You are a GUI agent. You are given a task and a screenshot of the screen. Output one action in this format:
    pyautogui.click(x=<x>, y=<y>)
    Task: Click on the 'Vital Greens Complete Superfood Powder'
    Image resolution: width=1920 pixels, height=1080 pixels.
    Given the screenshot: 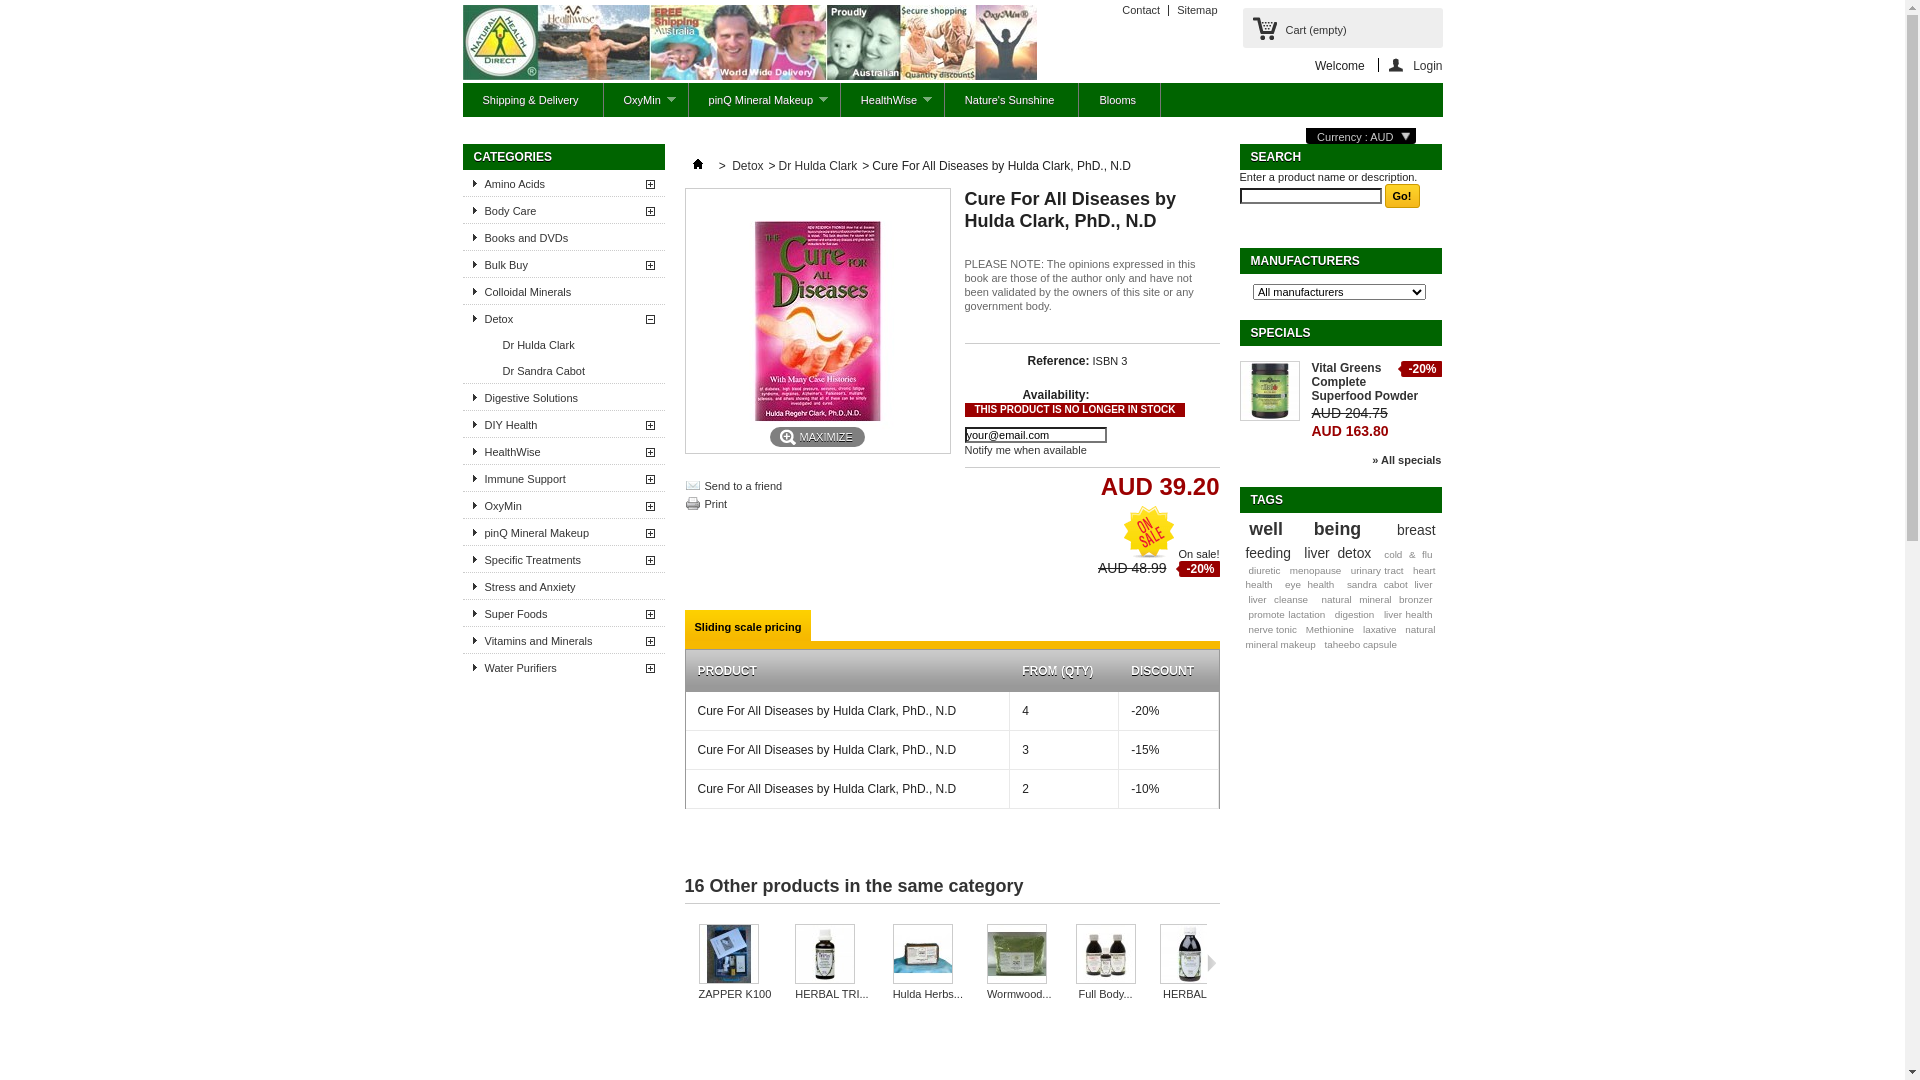 What is the action you would take?
    pyautogui.click(x=1269, y=390)
    